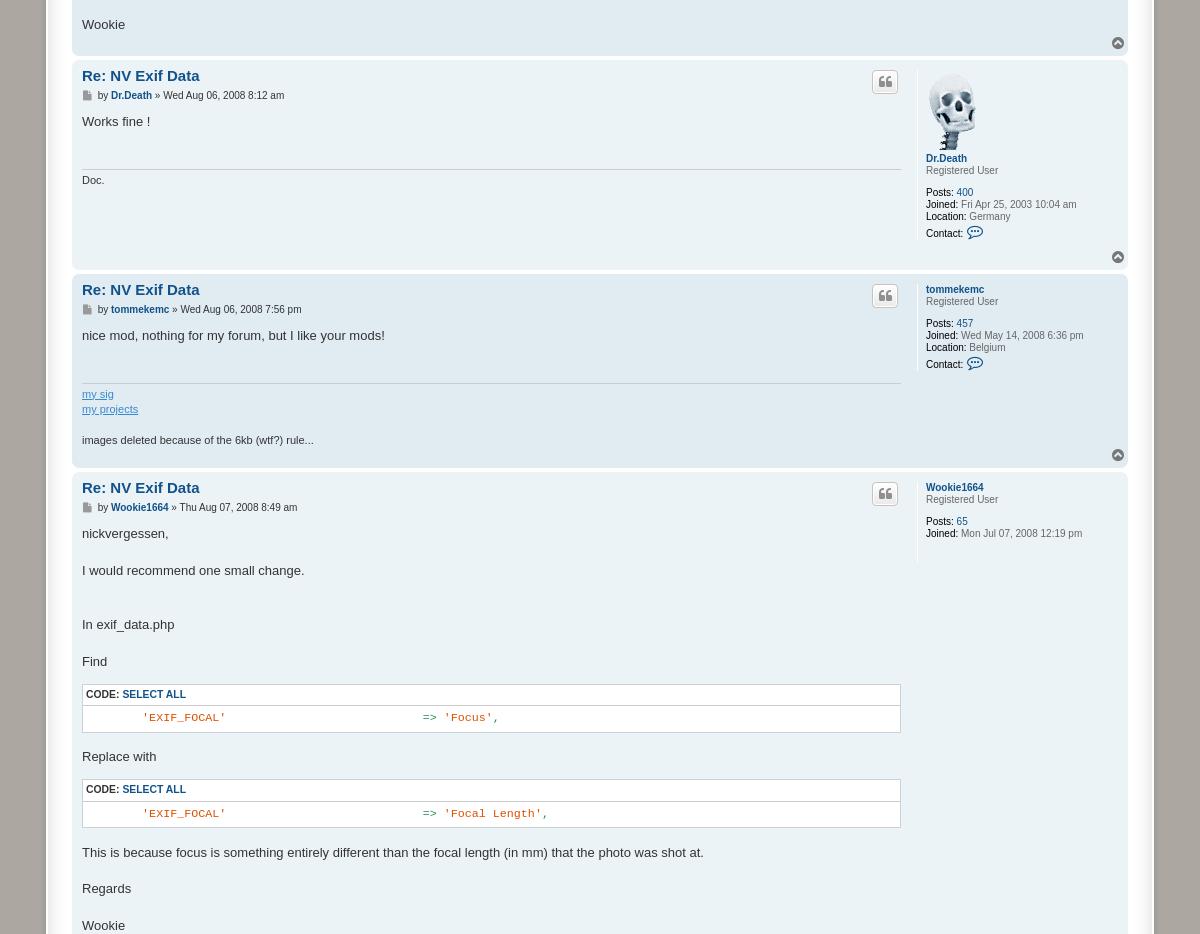 The height and width of the screenshot is (934, 1200). Describe the element at coordinates (964, 321) in the screenshot. I see `'457'` at that location.